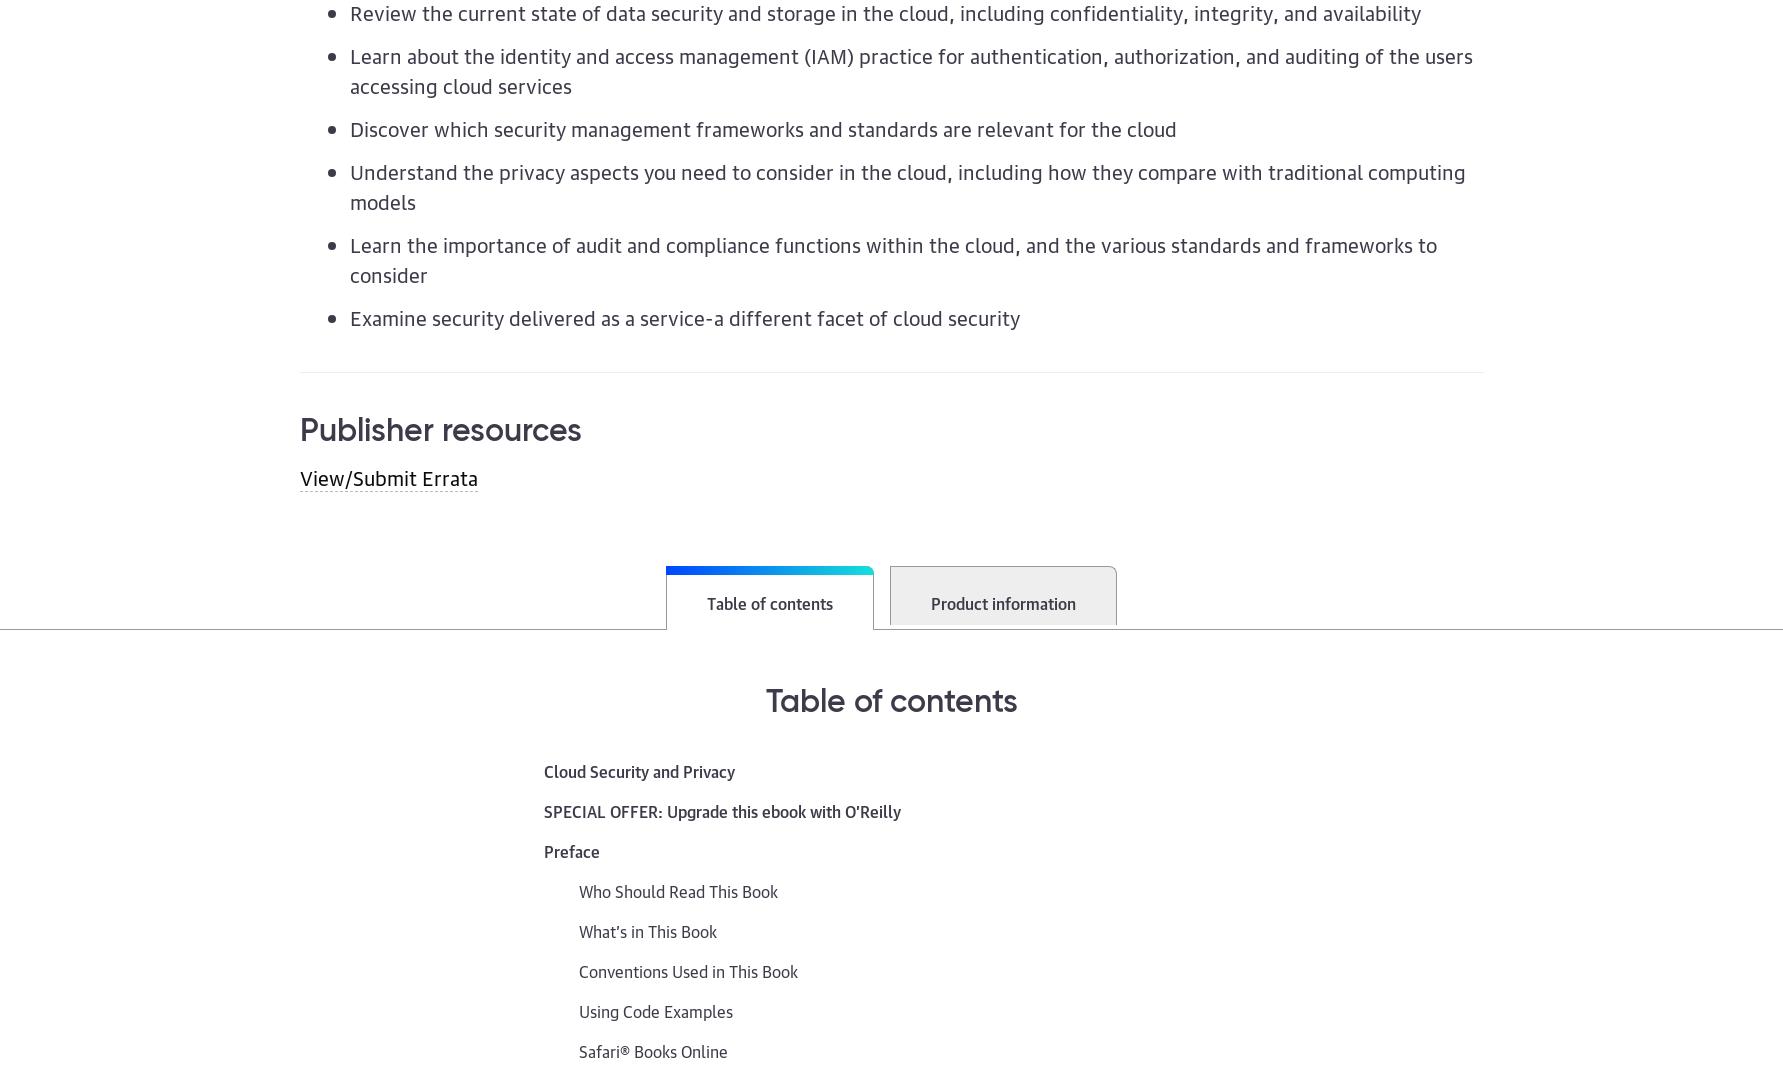 This screenshot has width=1783, height=1079. What do you see at coordinates (440, 430) in the screenshot?
I see `'Publisher resources'` at bounding box center [440, 430].